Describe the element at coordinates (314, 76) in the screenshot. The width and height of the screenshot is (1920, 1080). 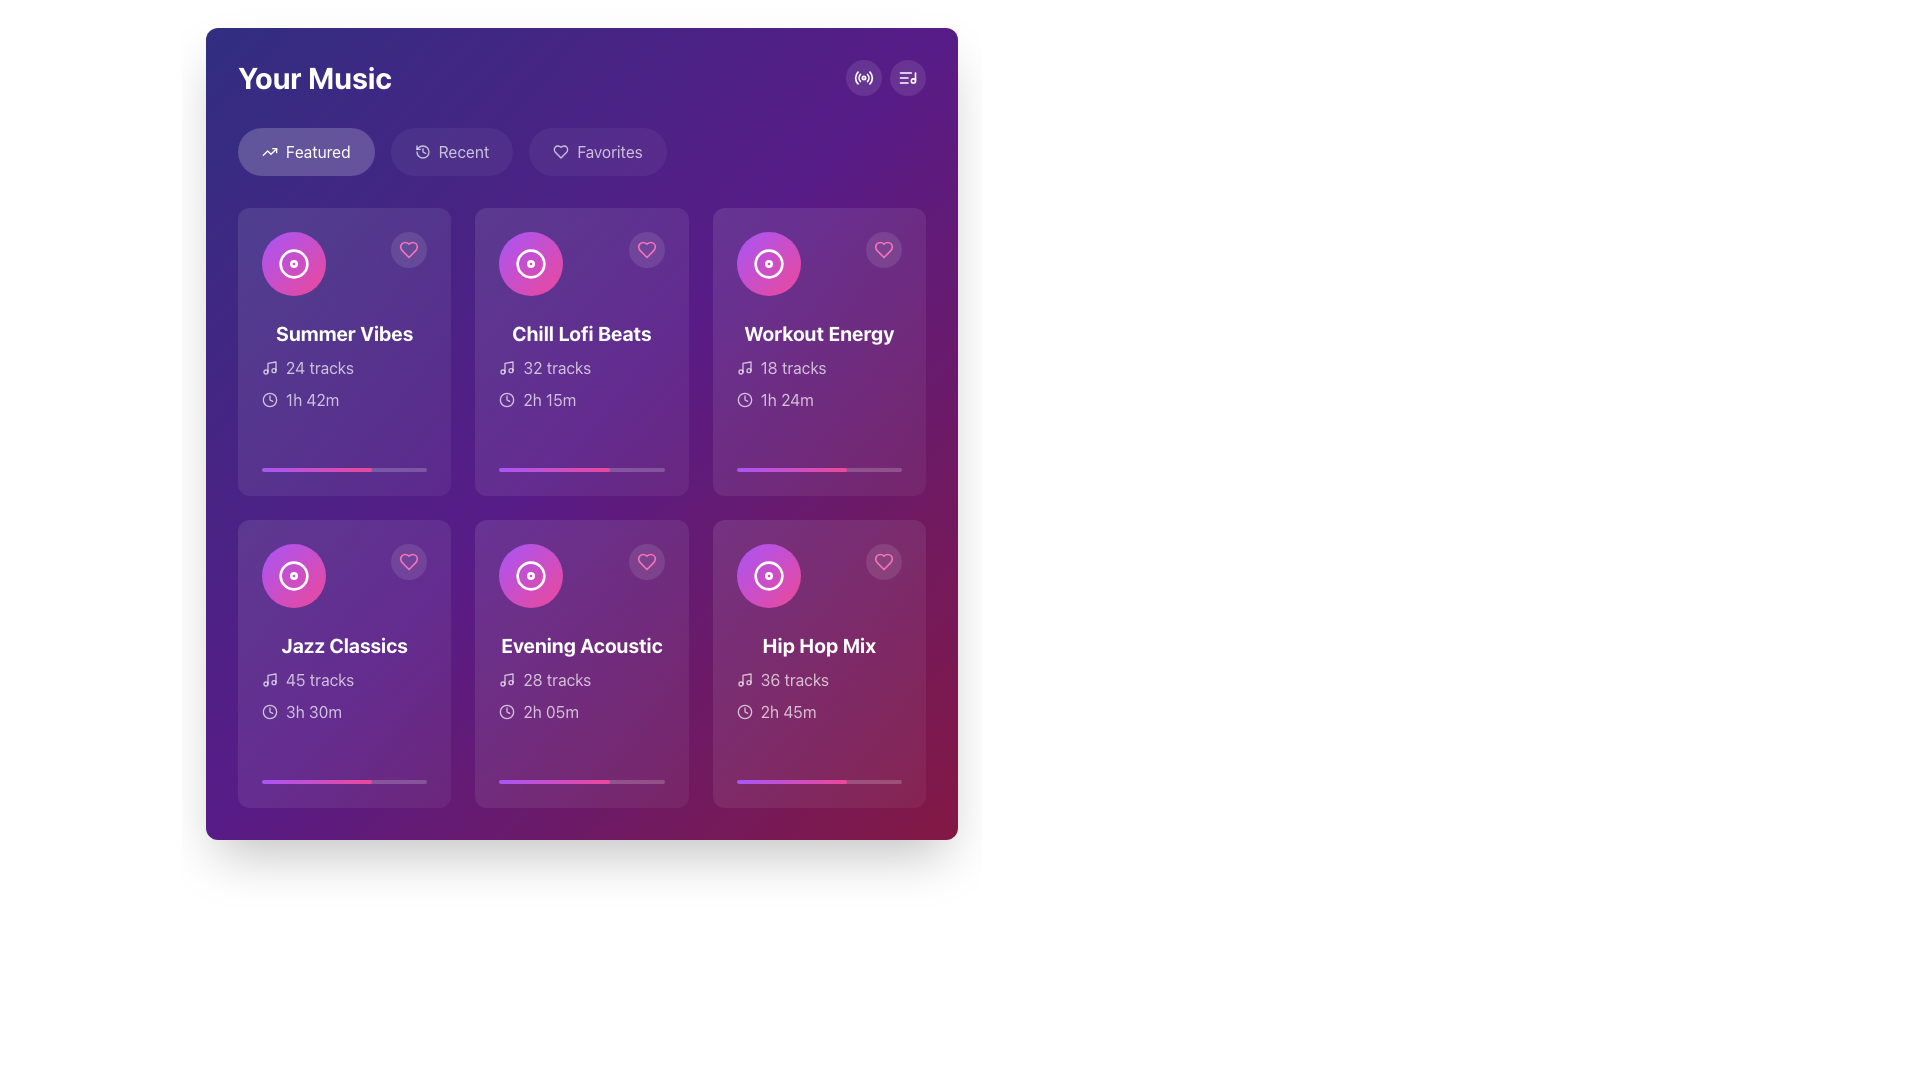
I see `heading label 'Your Music' located at the top-left corner of the page, which serves as the title of the section, indicating a personalized space for the user's music collection` at that location.